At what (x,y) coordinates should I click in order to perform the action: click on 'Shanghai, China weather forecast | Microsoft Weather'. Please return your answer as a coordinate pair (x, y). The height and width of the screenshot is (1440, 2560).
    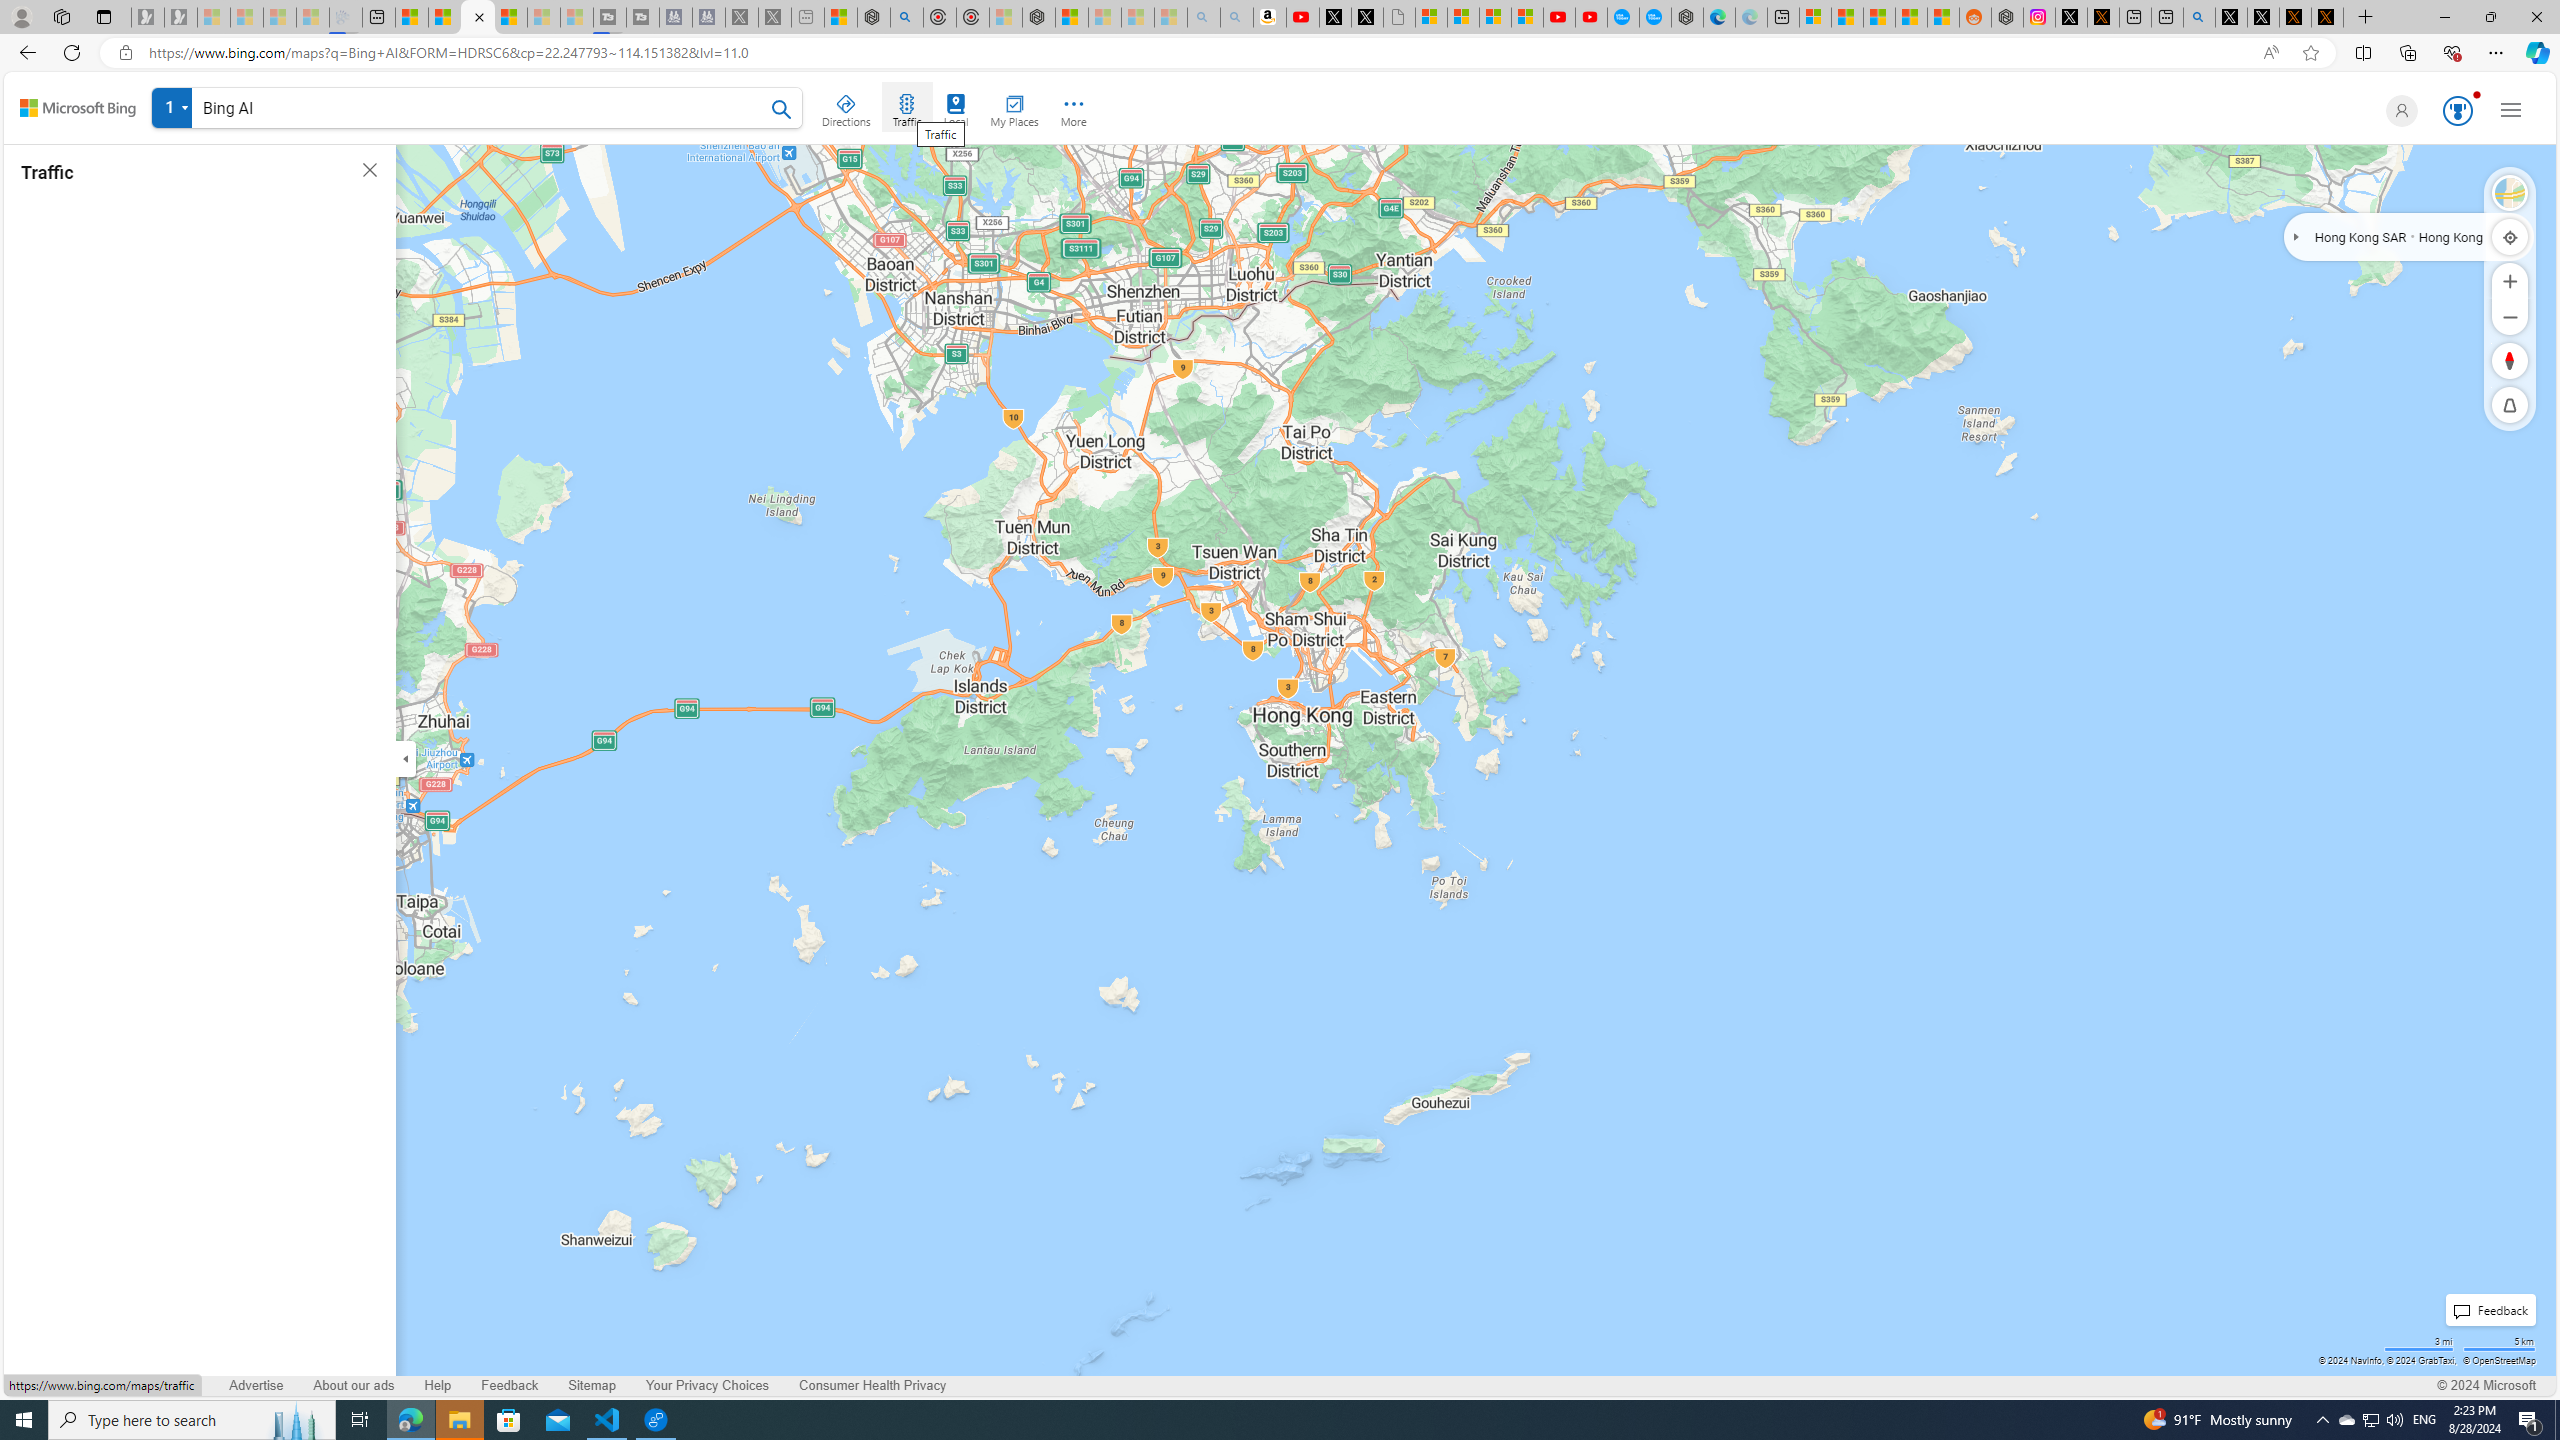
    Looking at the image, I should click on (1846, 16).